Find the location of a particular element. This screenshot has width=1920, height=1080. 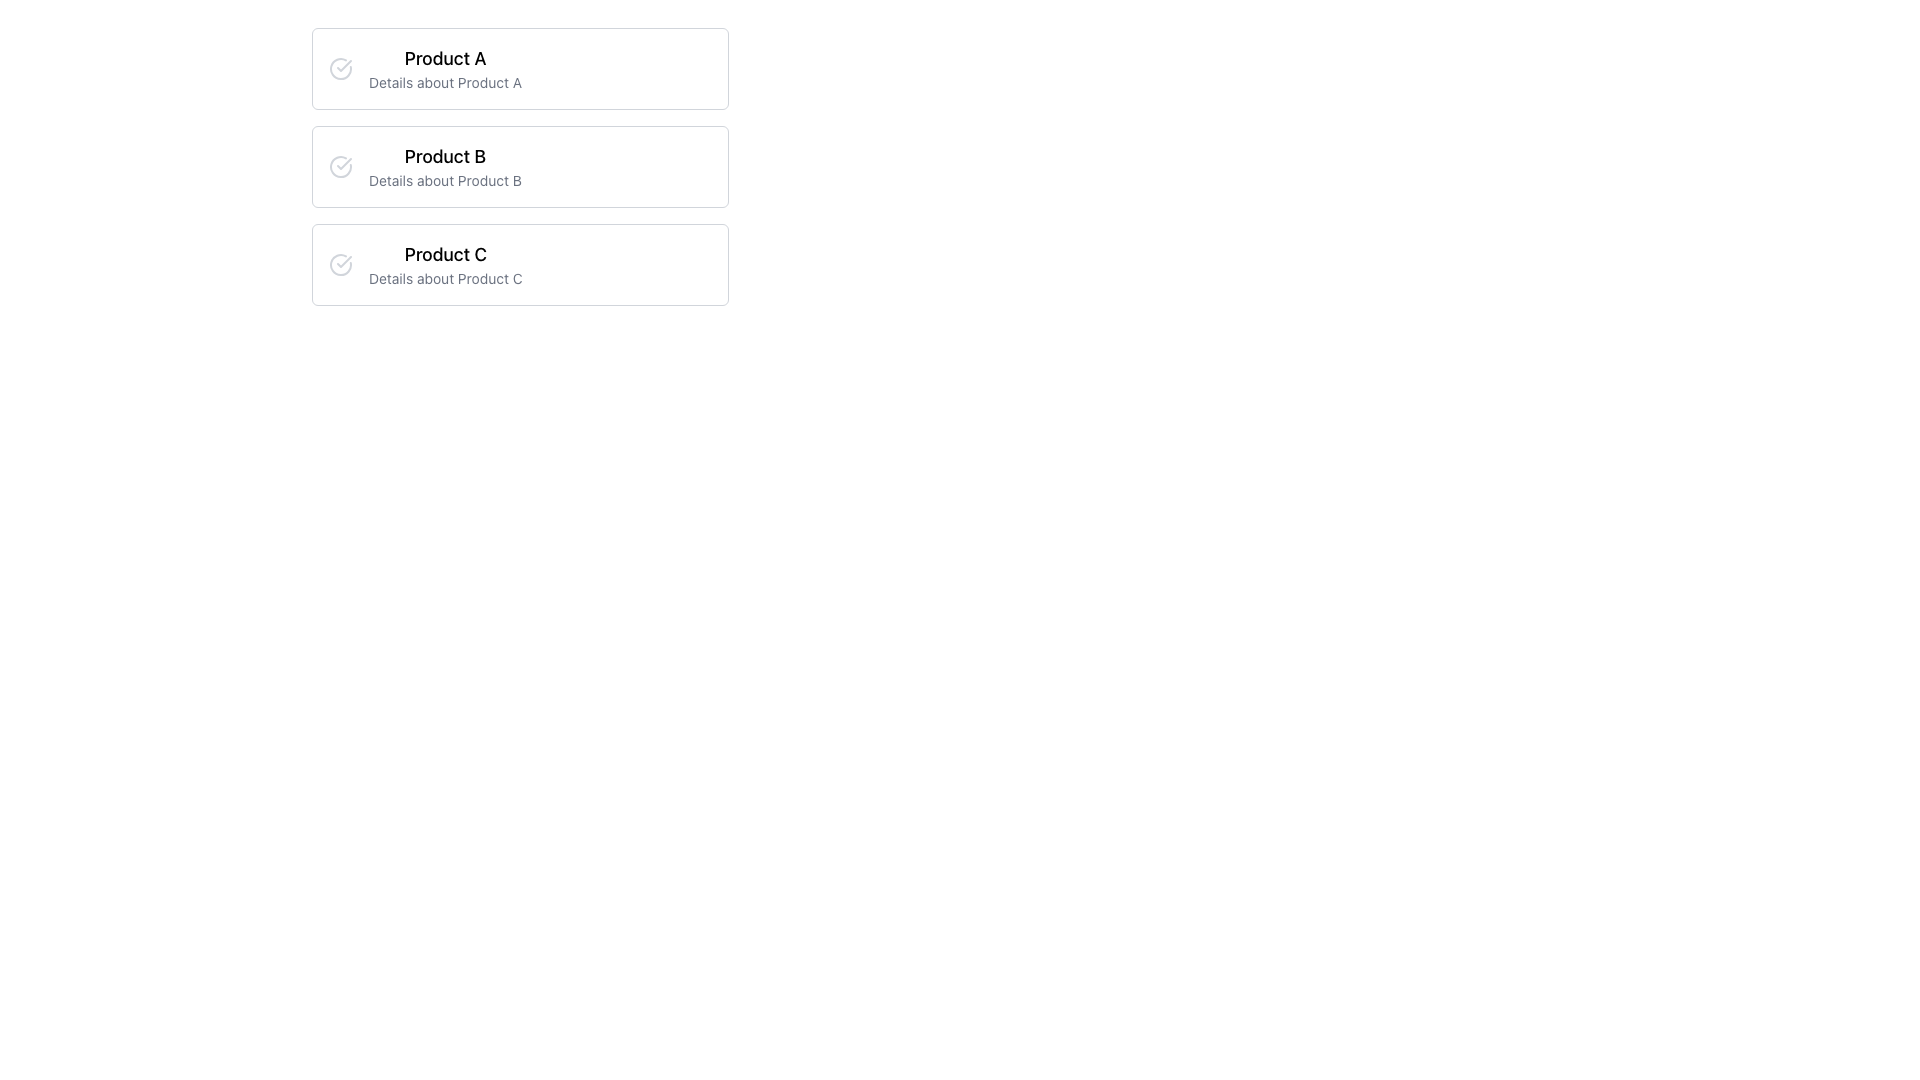

text label that displays 'Details about Product C', which is a smaller, gray text positioned directly below the bolded title 'Product C' is located at coordinates (444, 278).